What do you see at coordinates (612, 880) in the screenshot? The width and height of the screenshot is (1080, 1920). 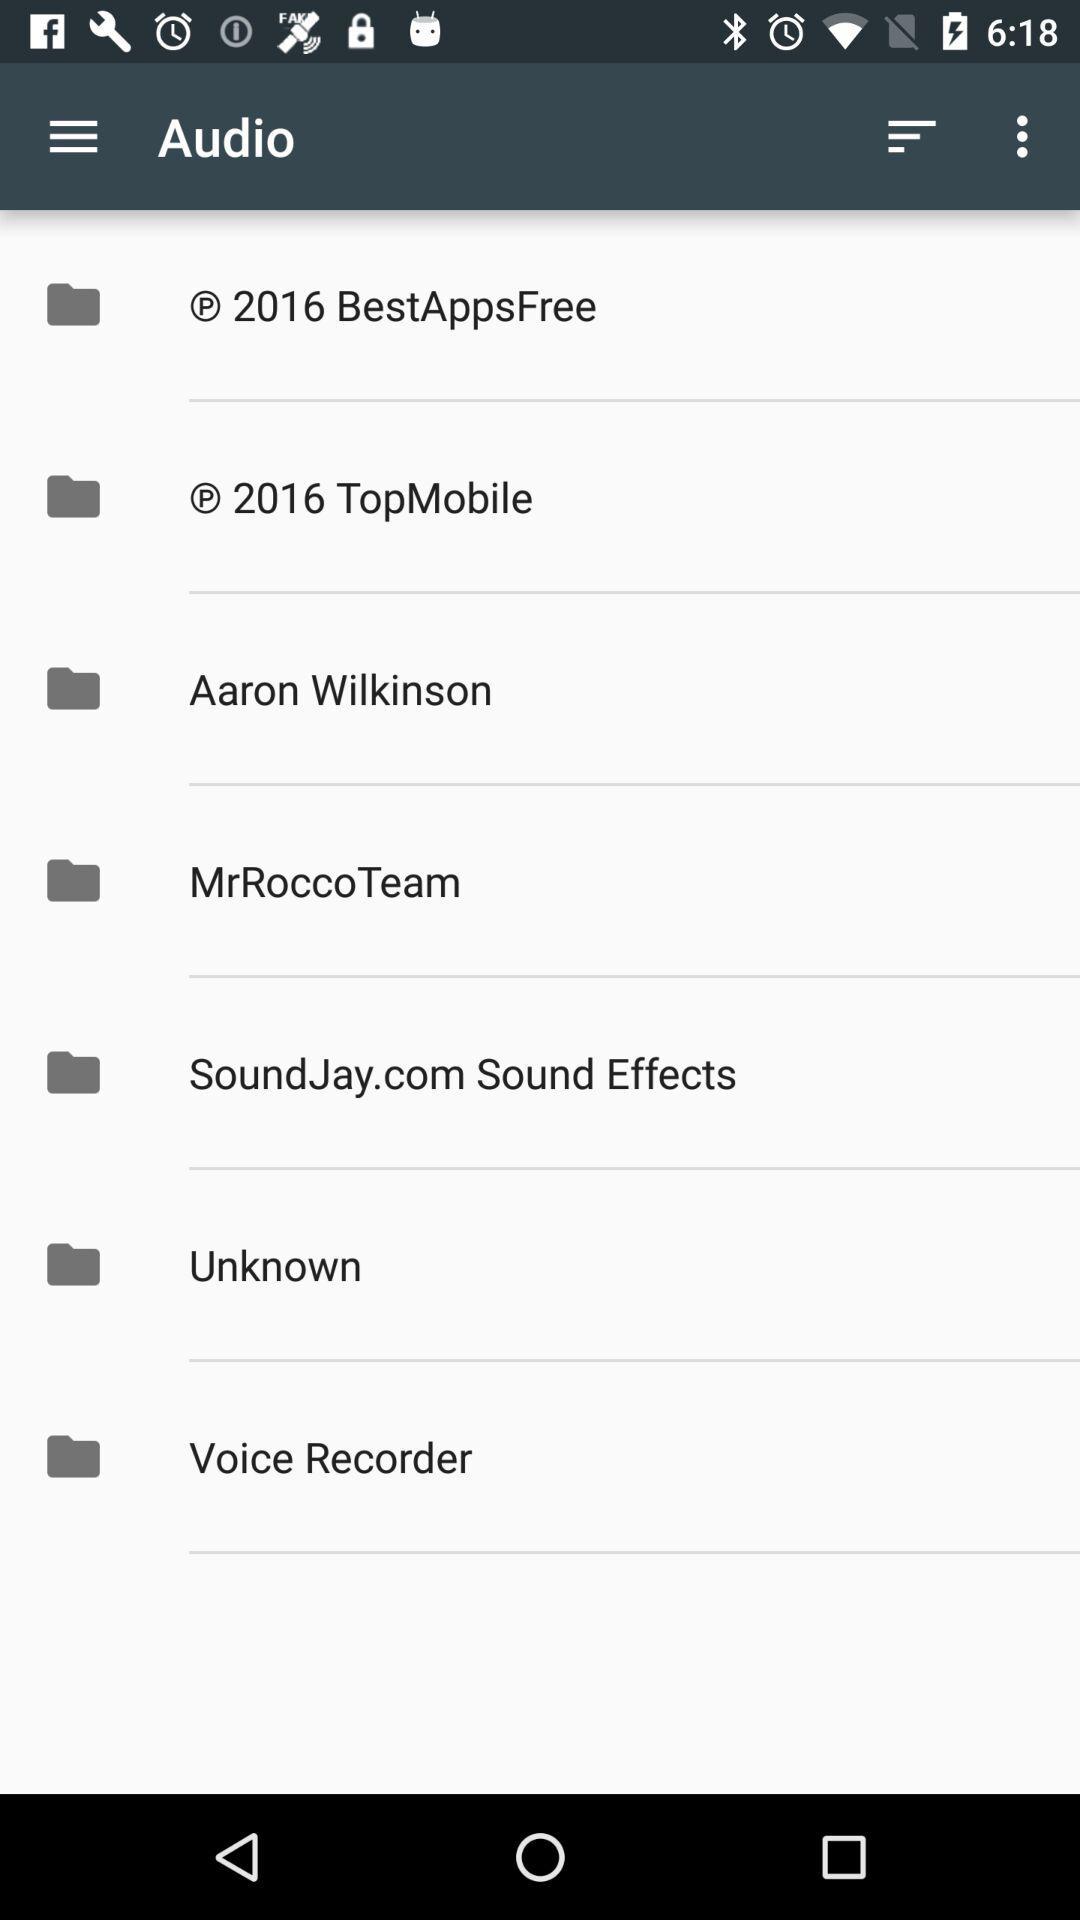 I see `mrroccoteam app` at bounding box center [612, 880].